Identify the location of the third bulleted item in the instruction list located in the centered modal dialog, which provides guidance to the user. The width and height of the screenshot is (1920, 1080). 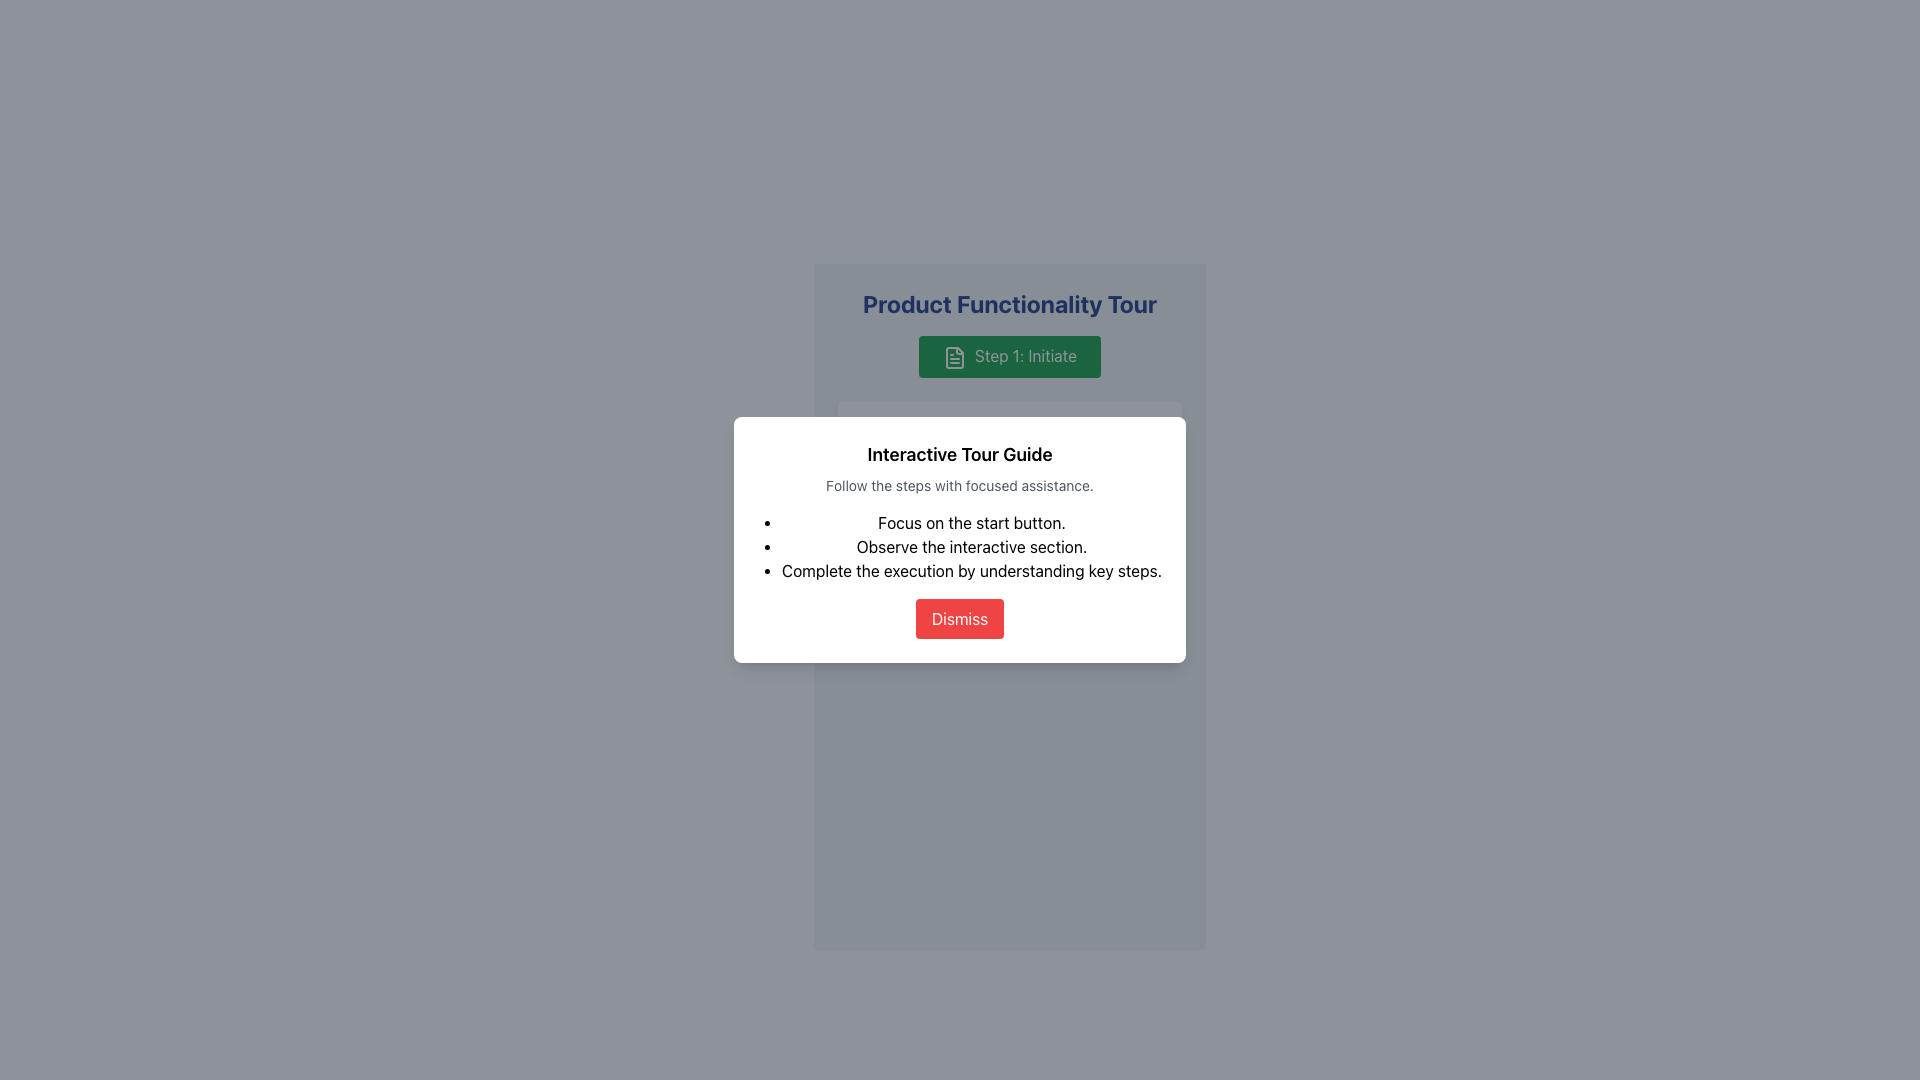
(971, 570).